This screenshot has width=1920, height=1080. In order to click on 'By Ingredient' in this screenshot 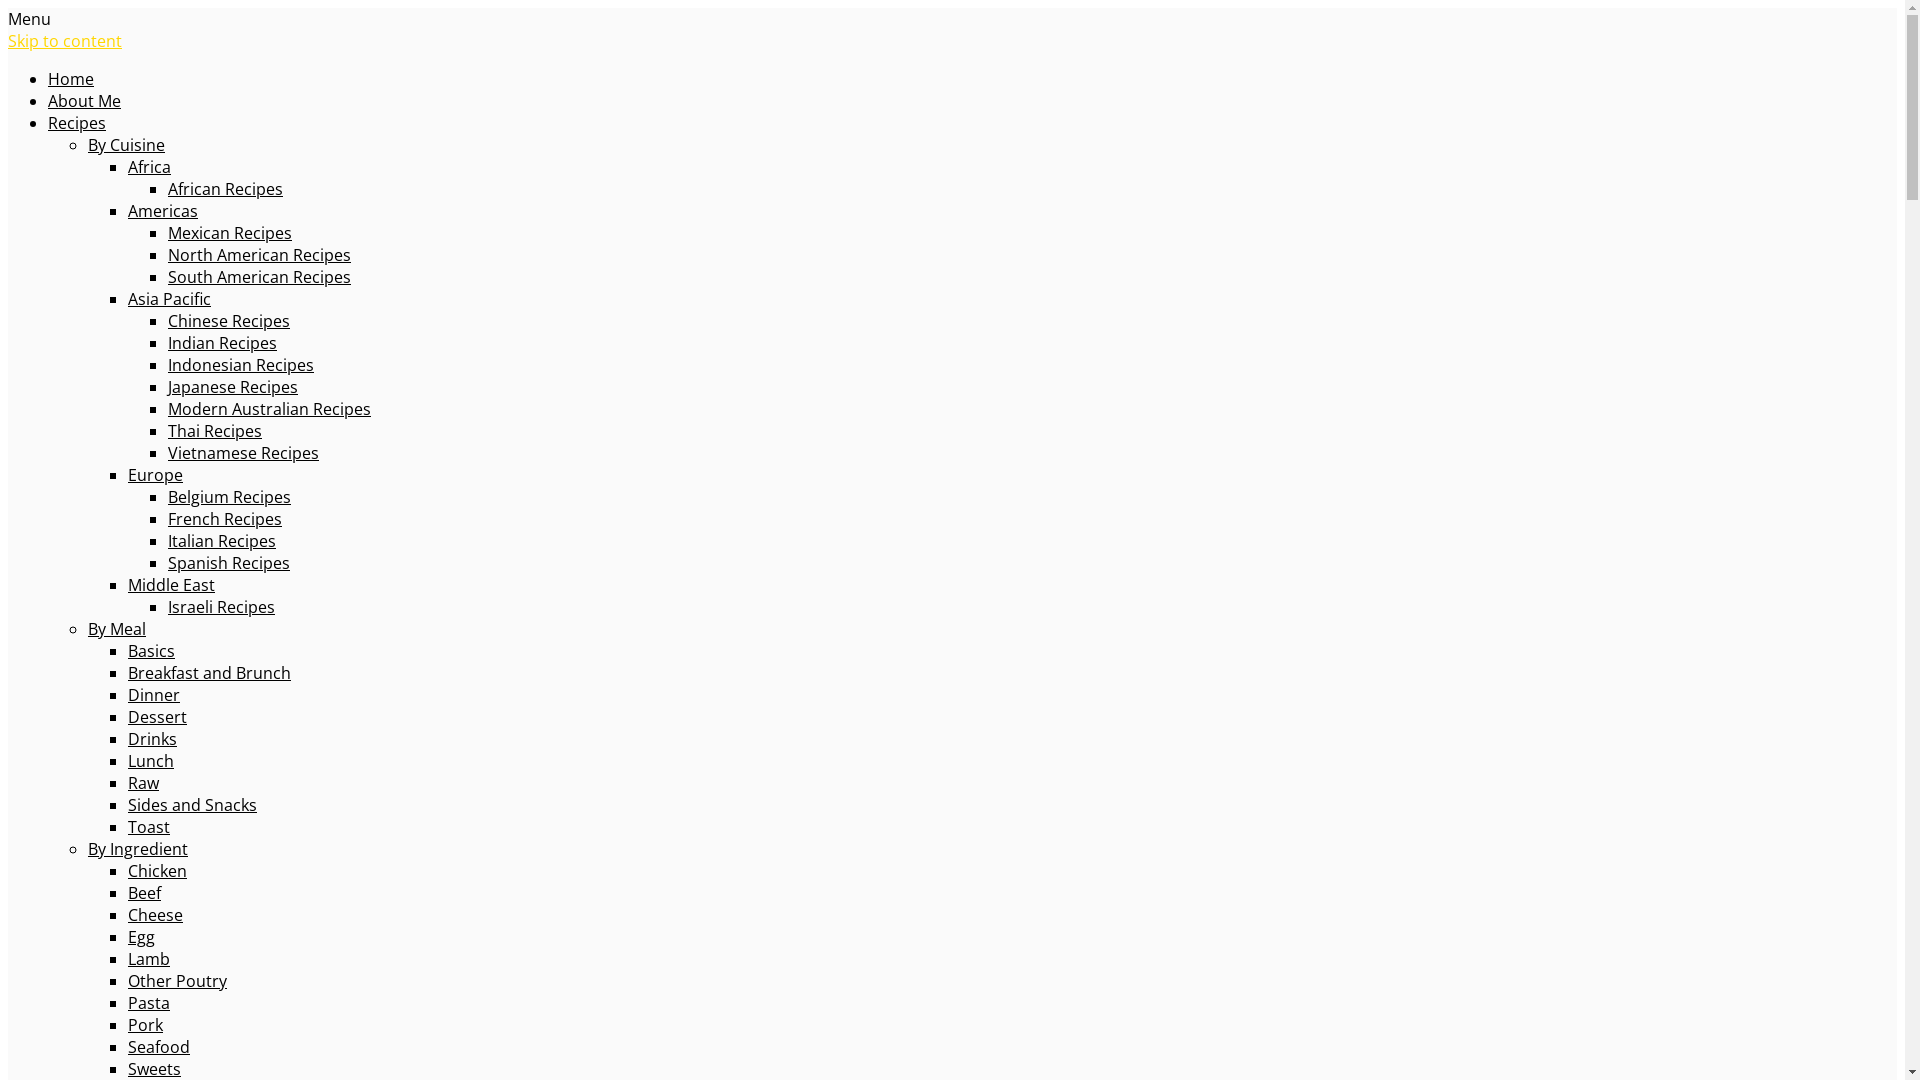, I will do `click(137, 848)`.